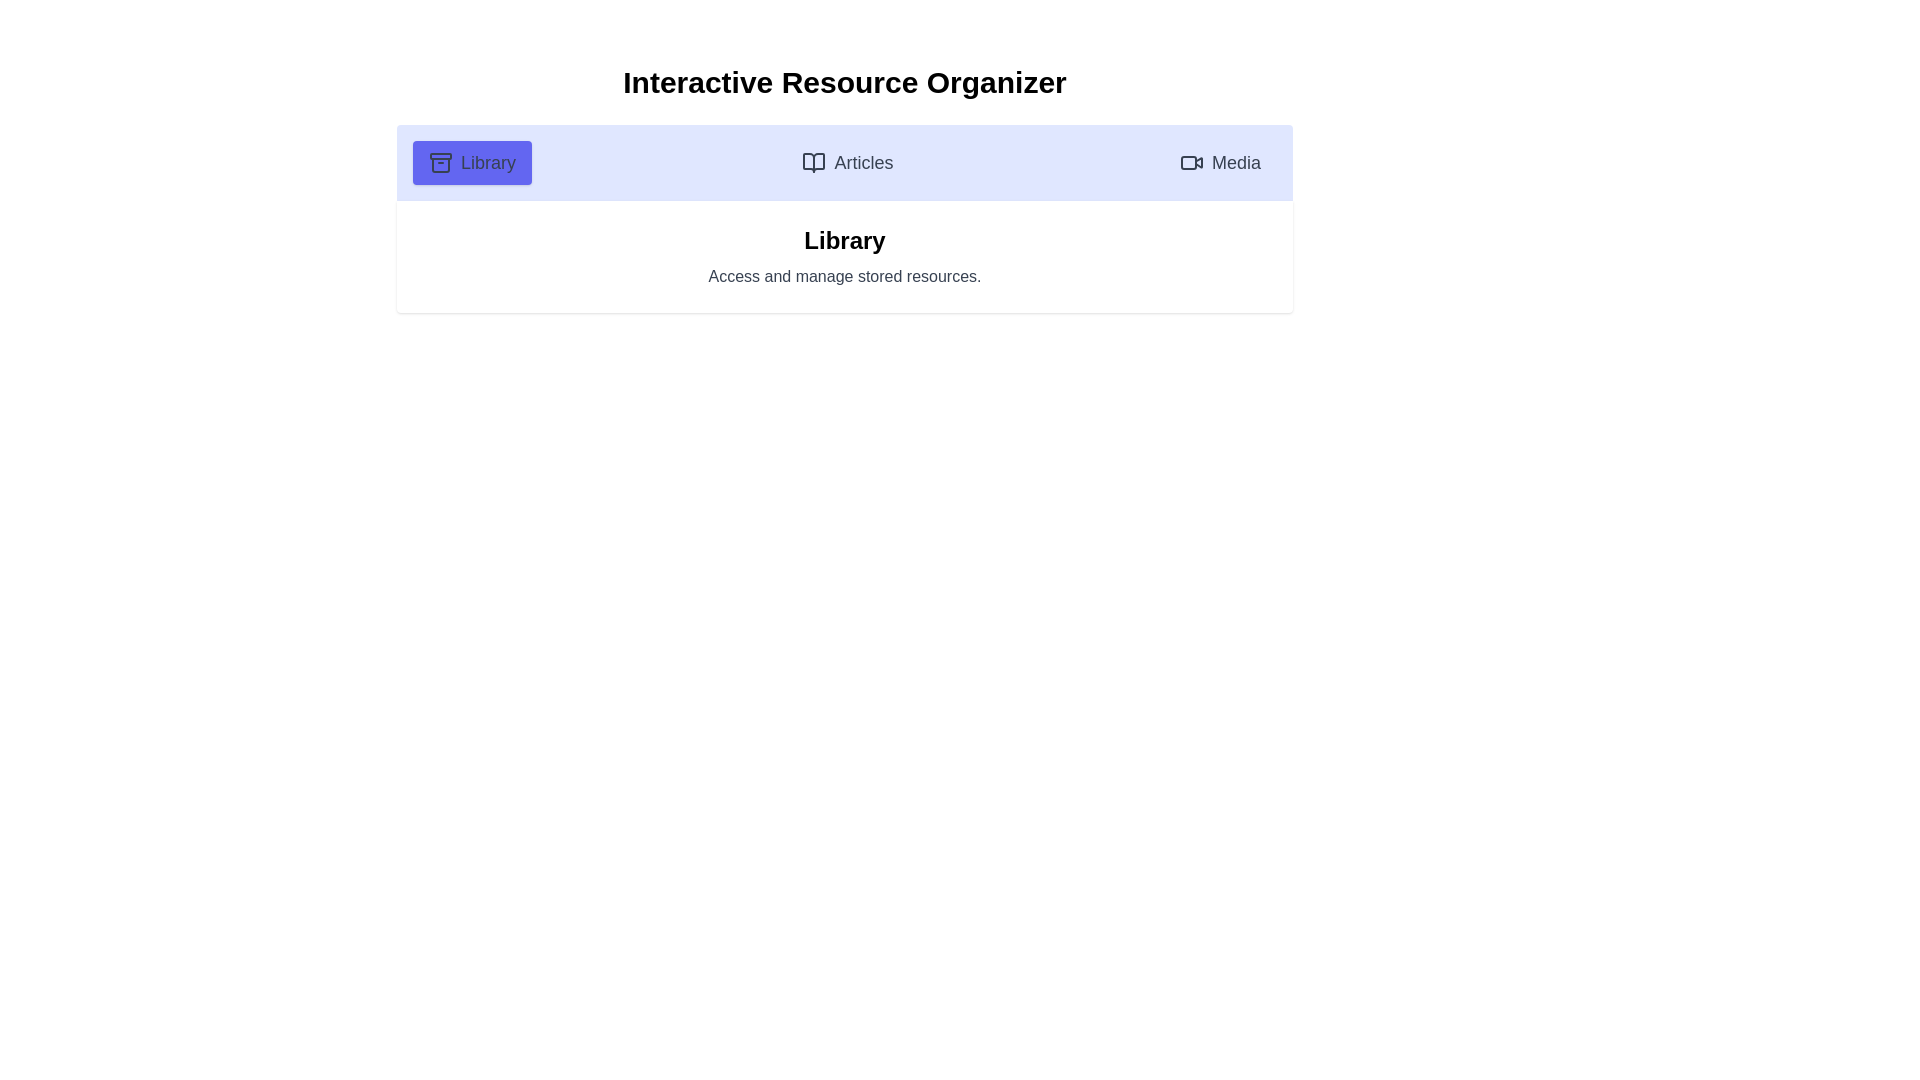  Describe the element at coordinates (1219, 161) in the screenshot. I see `the tab corresponding to Media to change the content text` at that location.